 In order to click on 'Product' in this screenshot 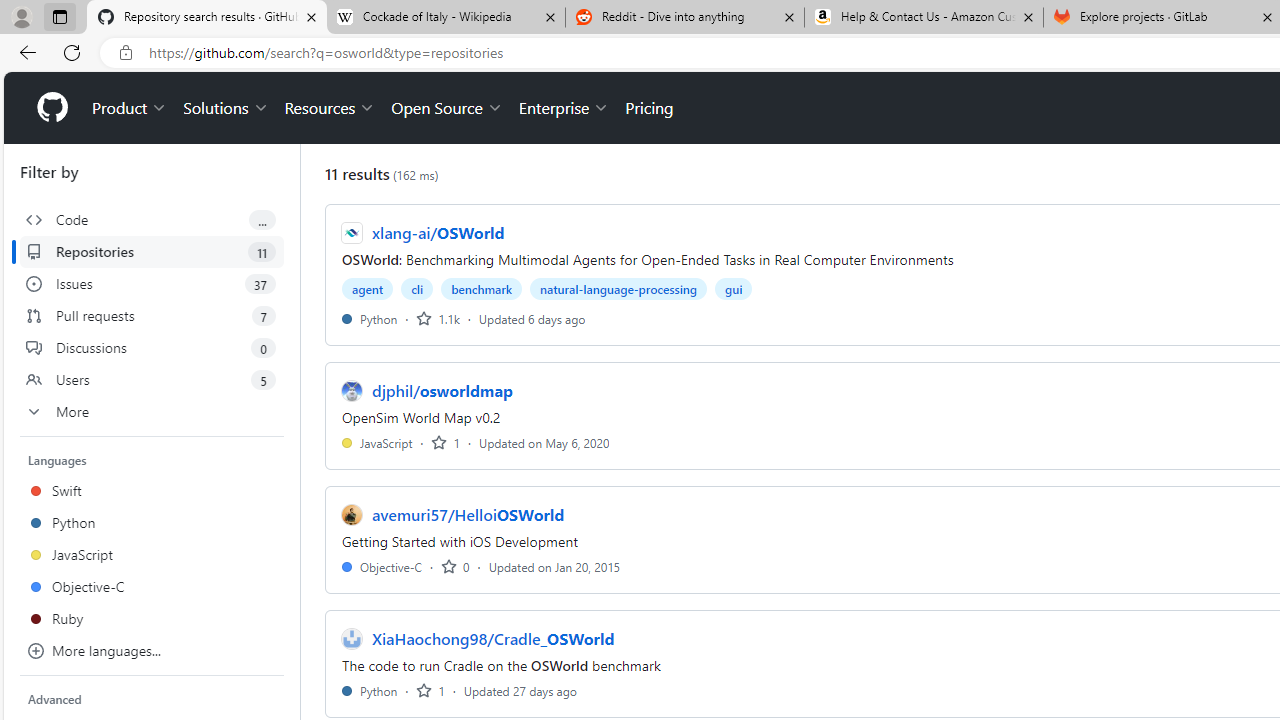, I will do `click(129, 108)`.